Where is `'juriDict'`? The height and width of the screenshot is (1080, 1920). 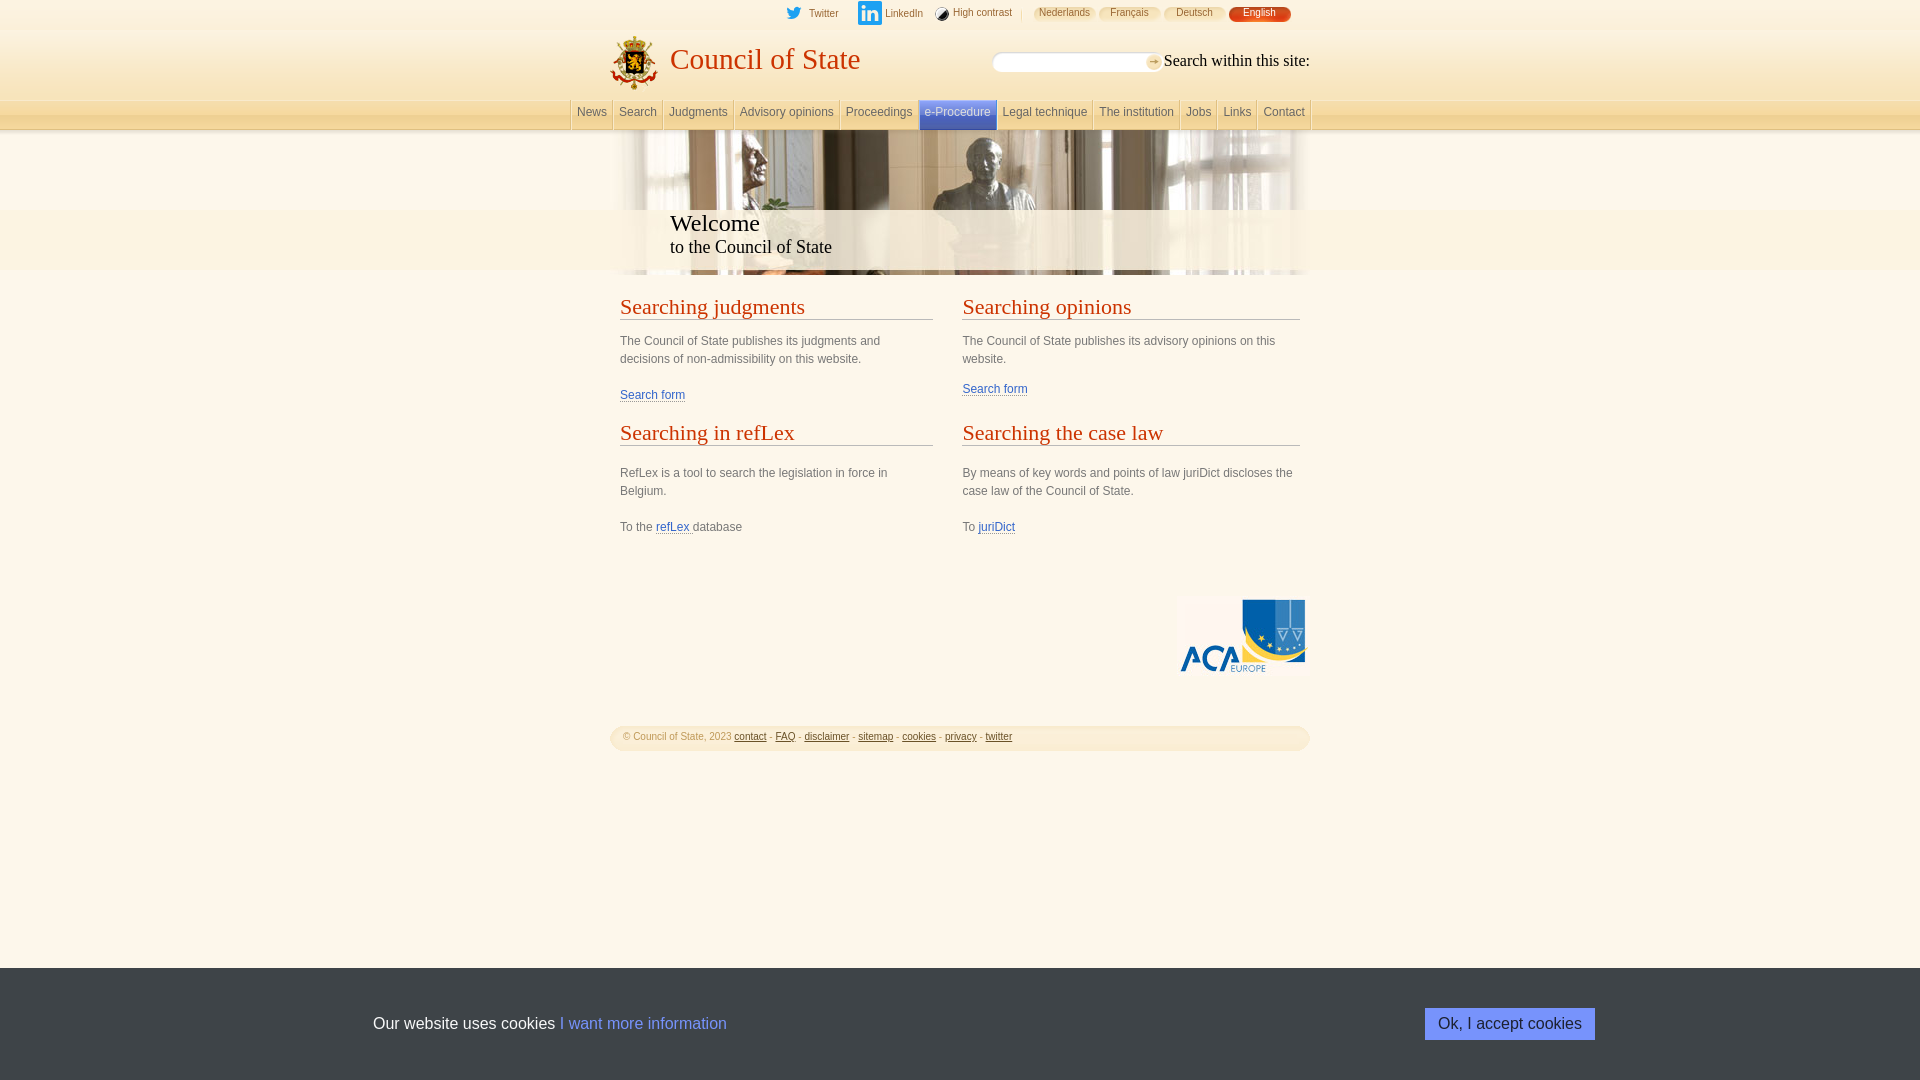 'juriDict' is located at coordinates (996, 526).